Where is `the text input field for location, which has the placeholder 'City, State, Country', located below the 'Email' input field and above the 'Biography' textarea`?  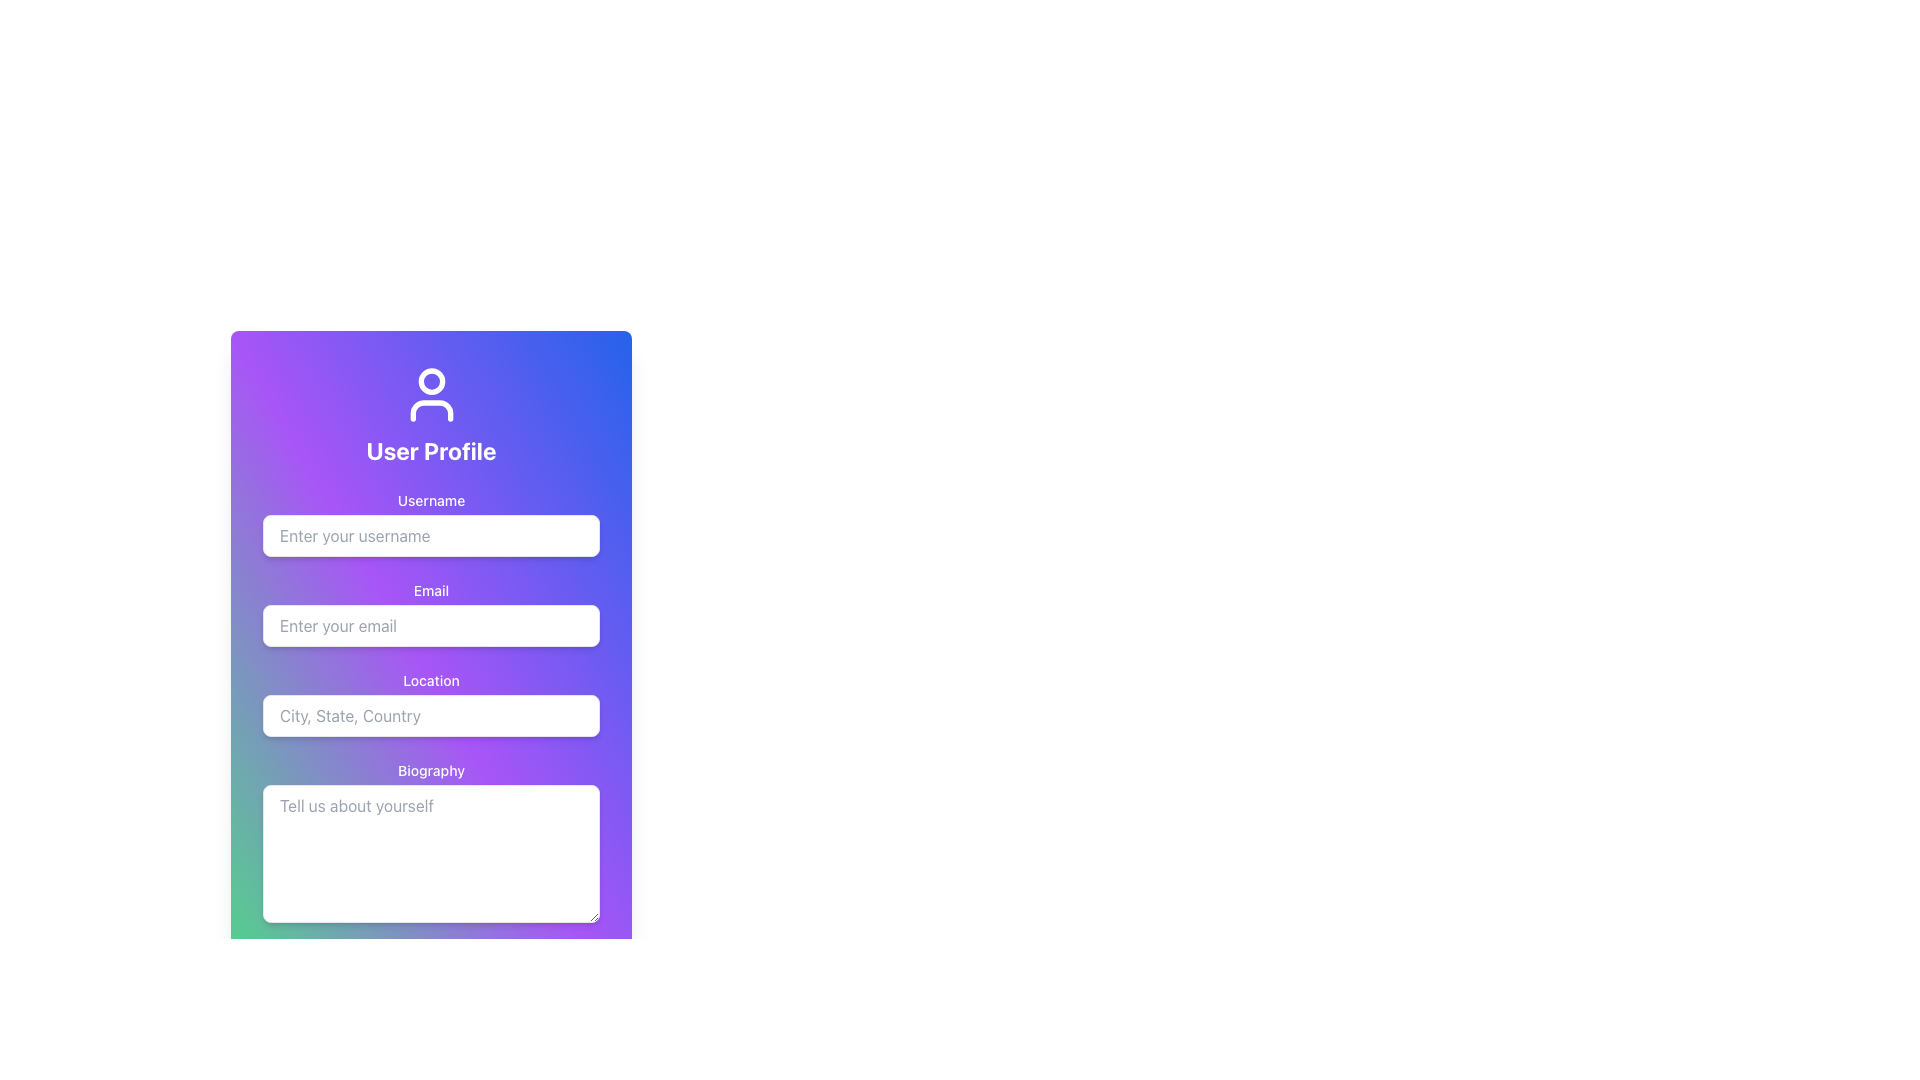 the text input field for location, which has the placeholder 'City, State, Country', located below the 'Email' input field and above the 'Biography' textarea is located at coordinates (430, 703).